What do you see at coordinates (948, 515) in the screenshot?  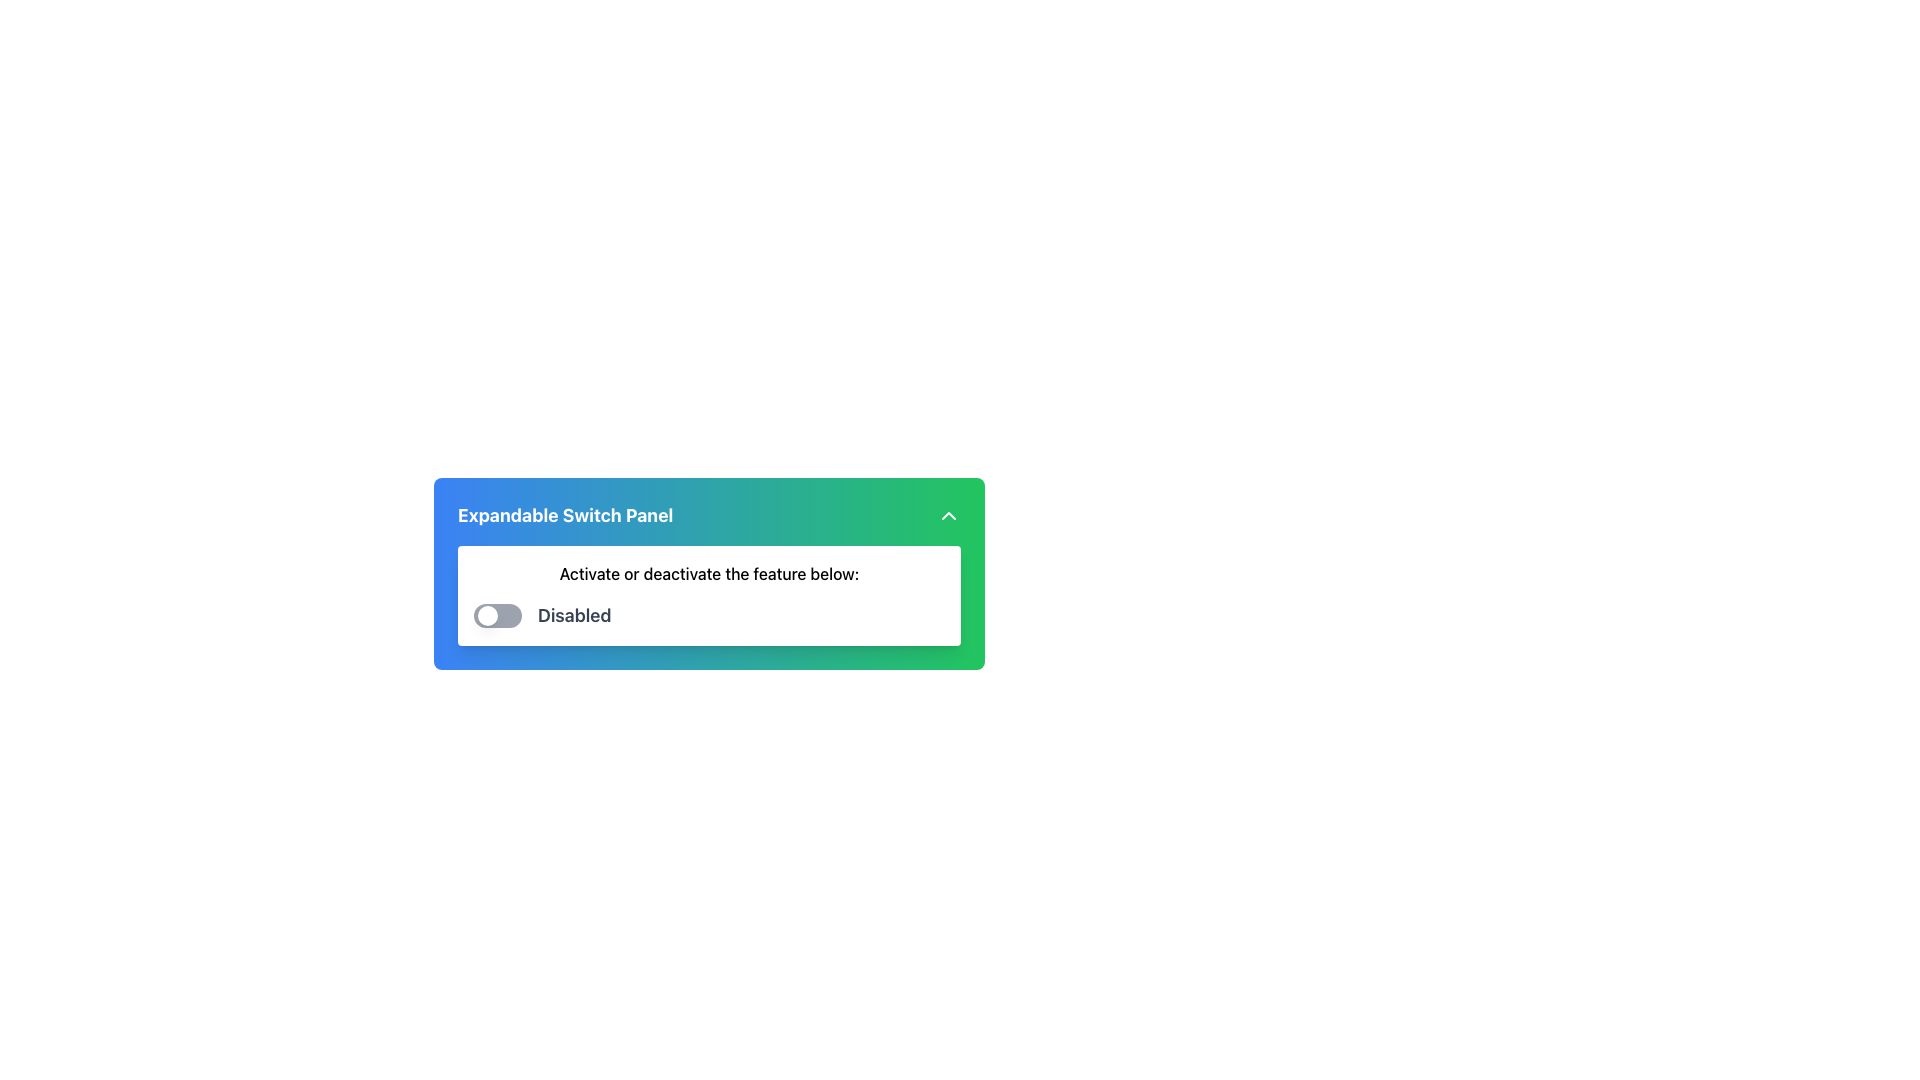 I see `the Chevron-Up icon located in the top-right corner of the 'Expandable Switch Panel'` at bounding box center [948, 515].